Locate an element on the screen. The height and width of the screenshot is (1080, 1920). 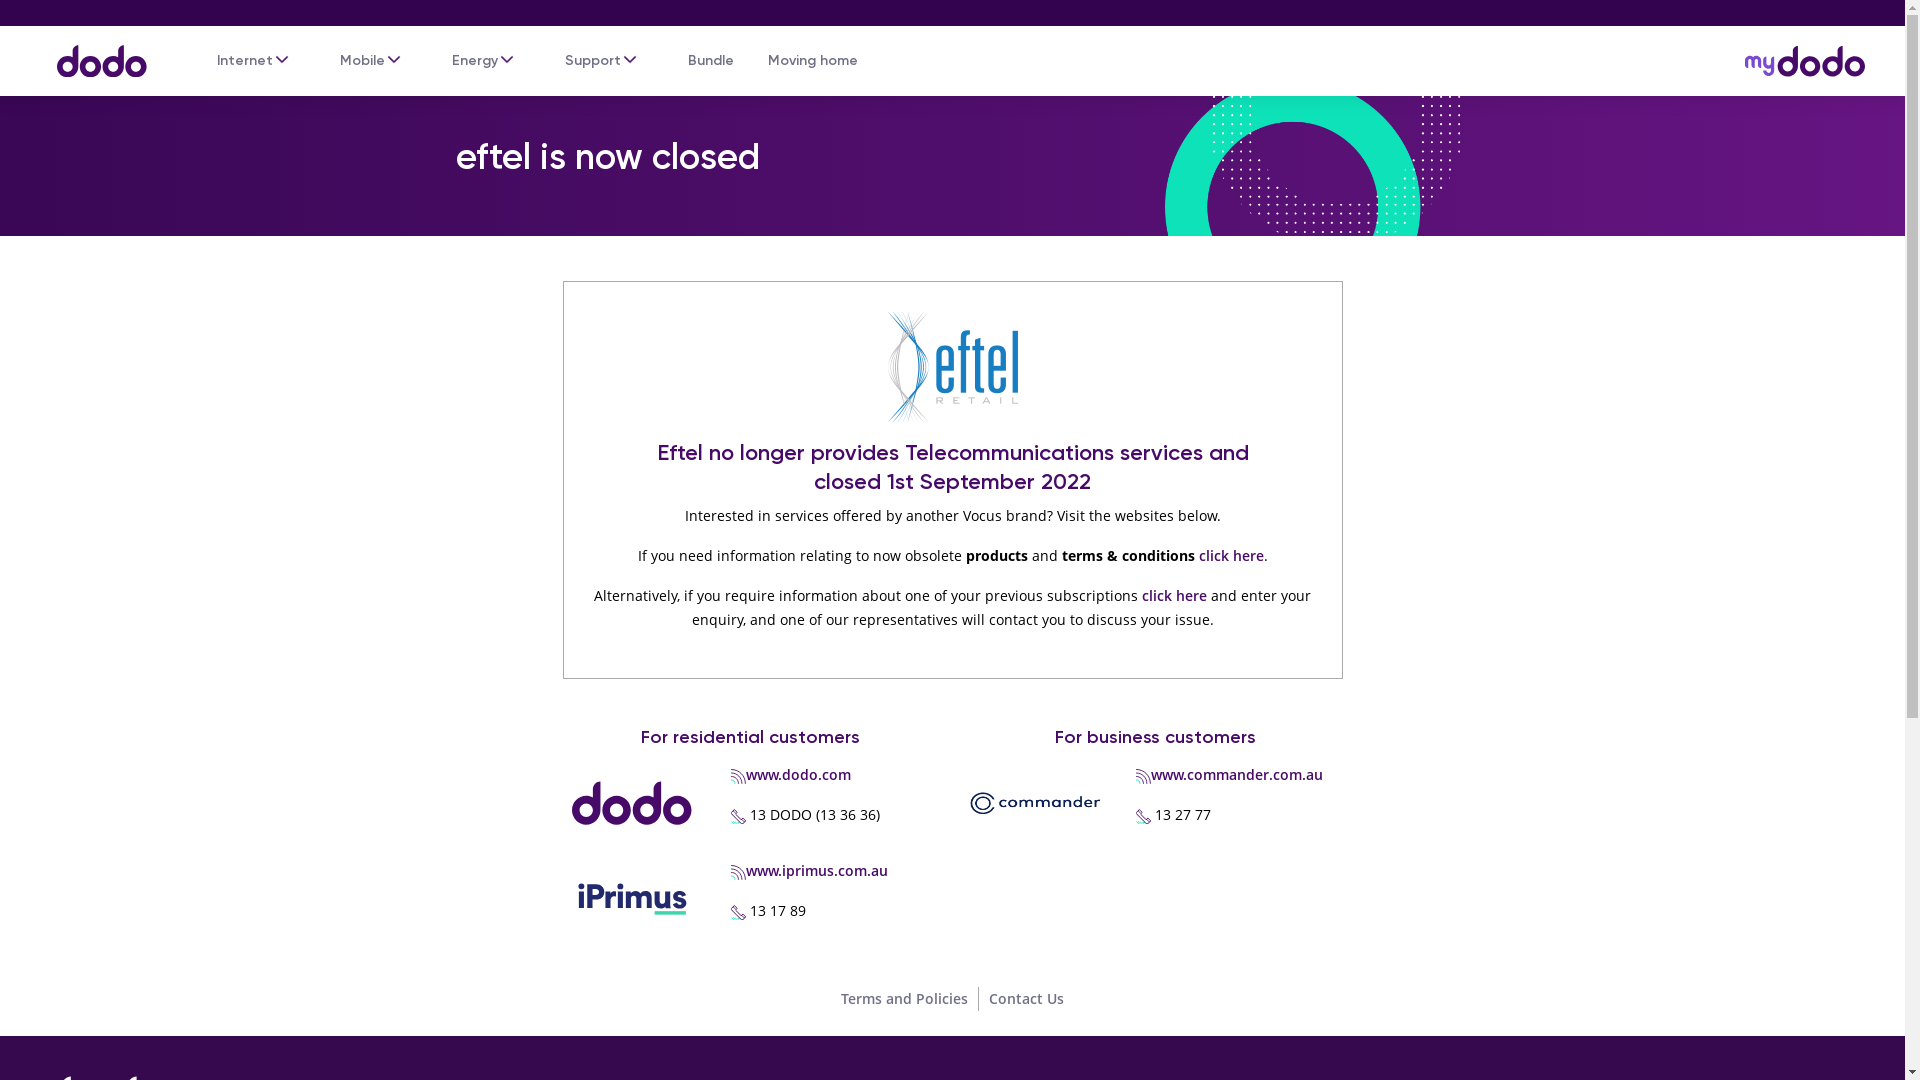
'www.dodo.com' is located at coordinates (797, 773).